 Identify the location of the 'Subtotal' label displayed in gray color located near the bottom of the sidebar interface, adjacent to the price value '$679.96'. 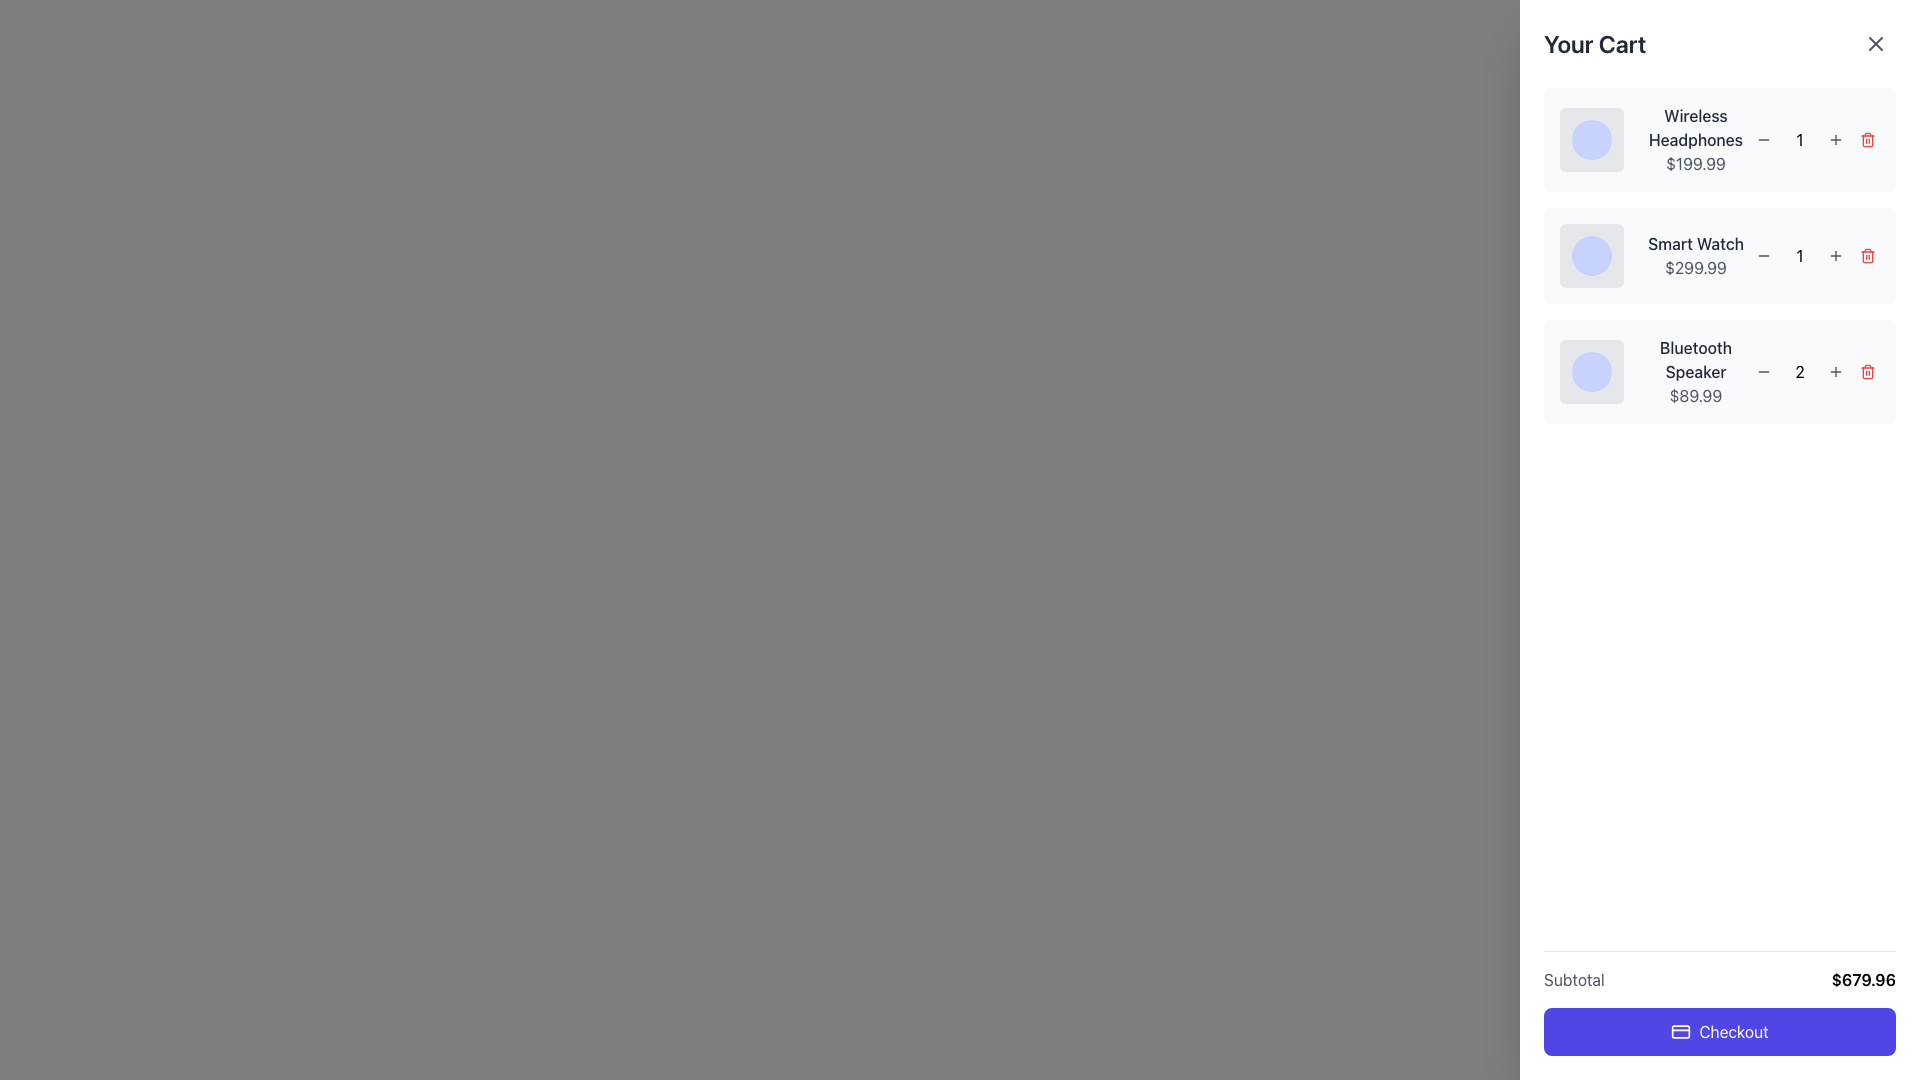
(1573, 978).